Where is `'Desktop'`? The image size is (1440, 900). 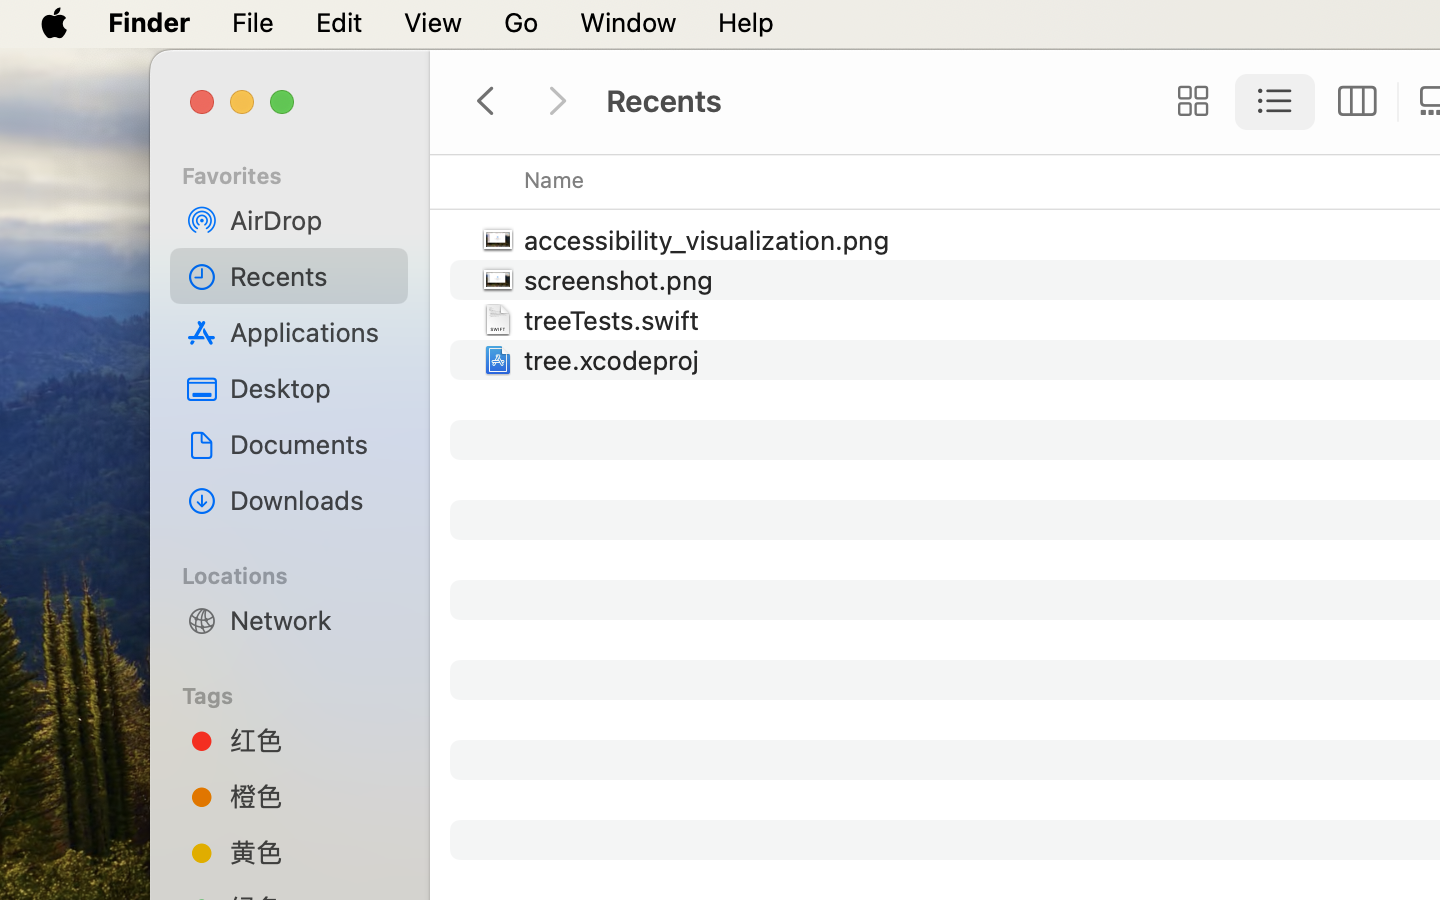
'Desktop' is located at coordinates (311, 387).